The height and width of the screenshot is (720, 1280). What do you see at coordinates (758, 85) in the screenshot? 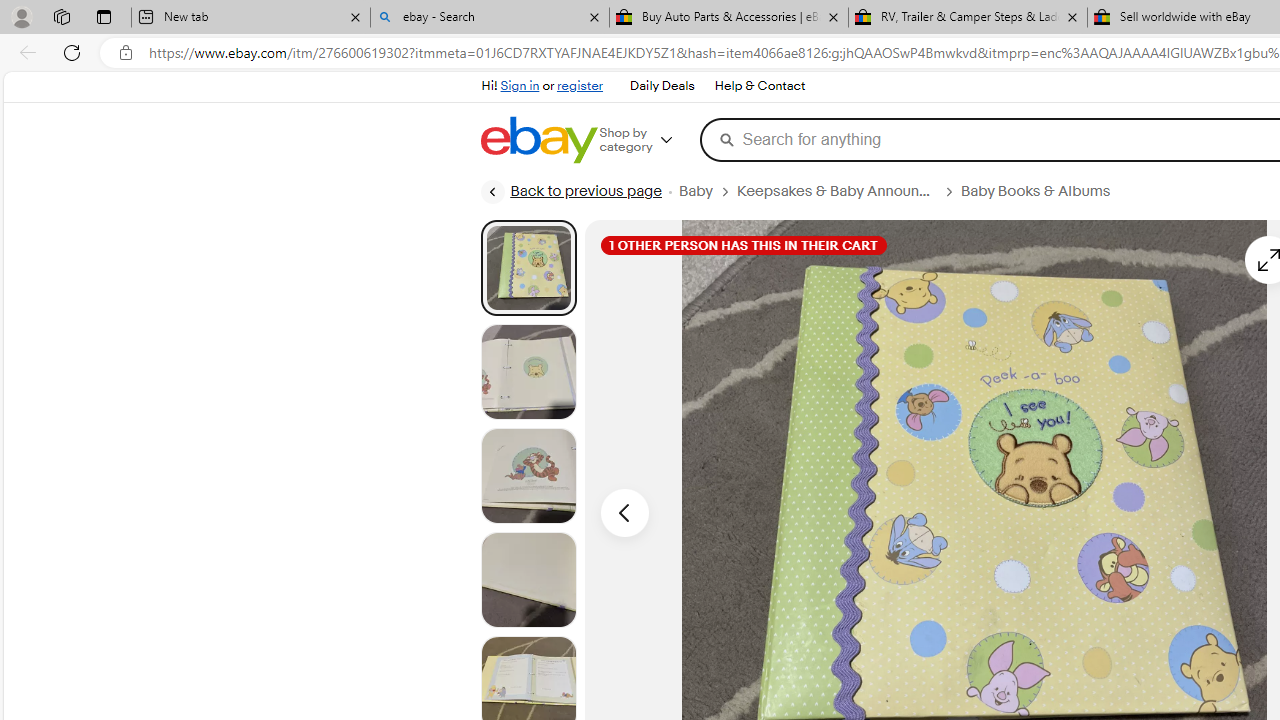
I see `'Help & Contact'` at bounding box center [758, 85].